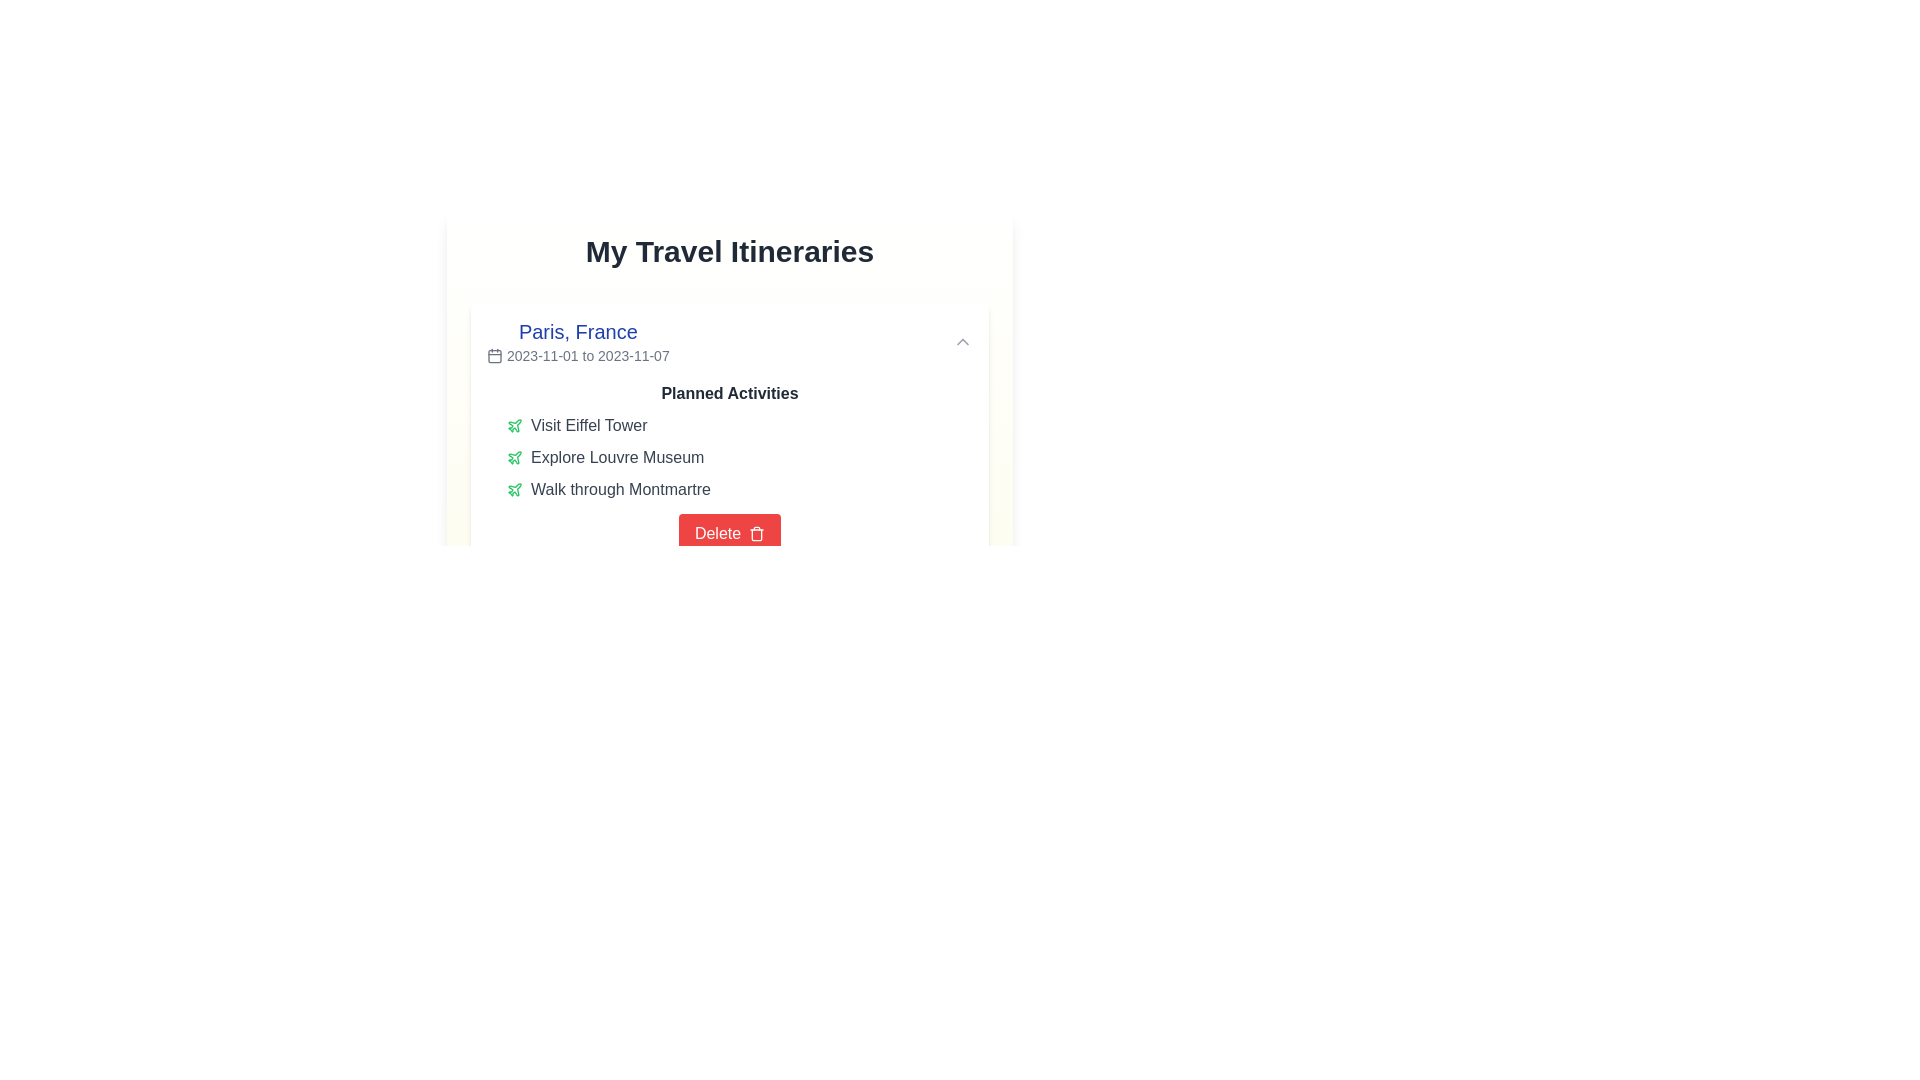  Describe the element at coordinates (728, 532) in the screenshot. I see `the delete button located at the bottom of the 'Planned Activities' section to change its background color` at that location.